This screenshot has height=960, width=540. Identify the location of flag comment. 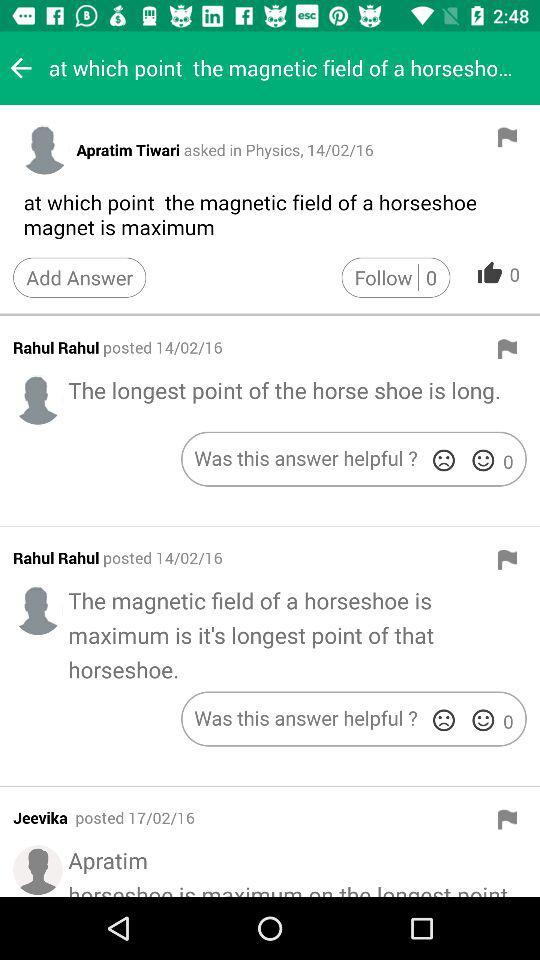
(507, 349).